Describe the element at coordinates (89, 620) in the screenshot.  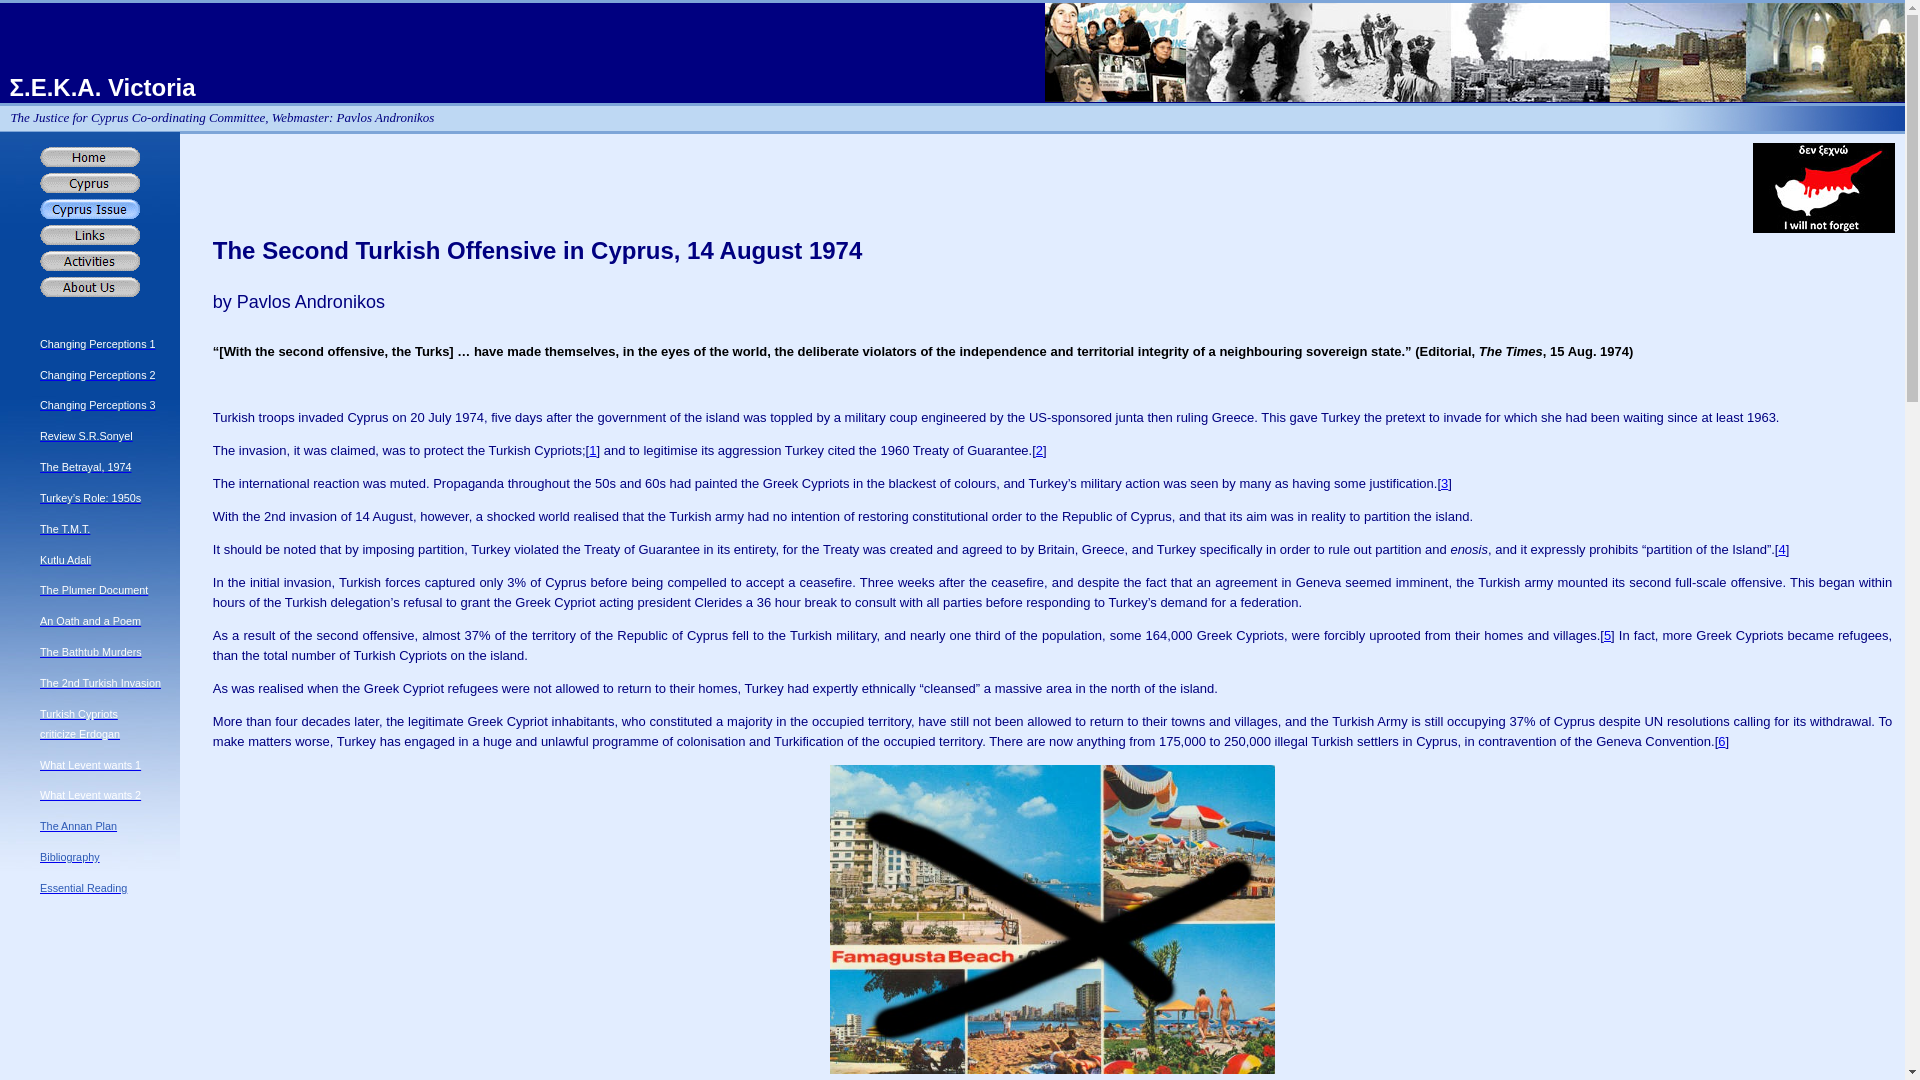
I see `'An Oath and a Poem'` at that location.